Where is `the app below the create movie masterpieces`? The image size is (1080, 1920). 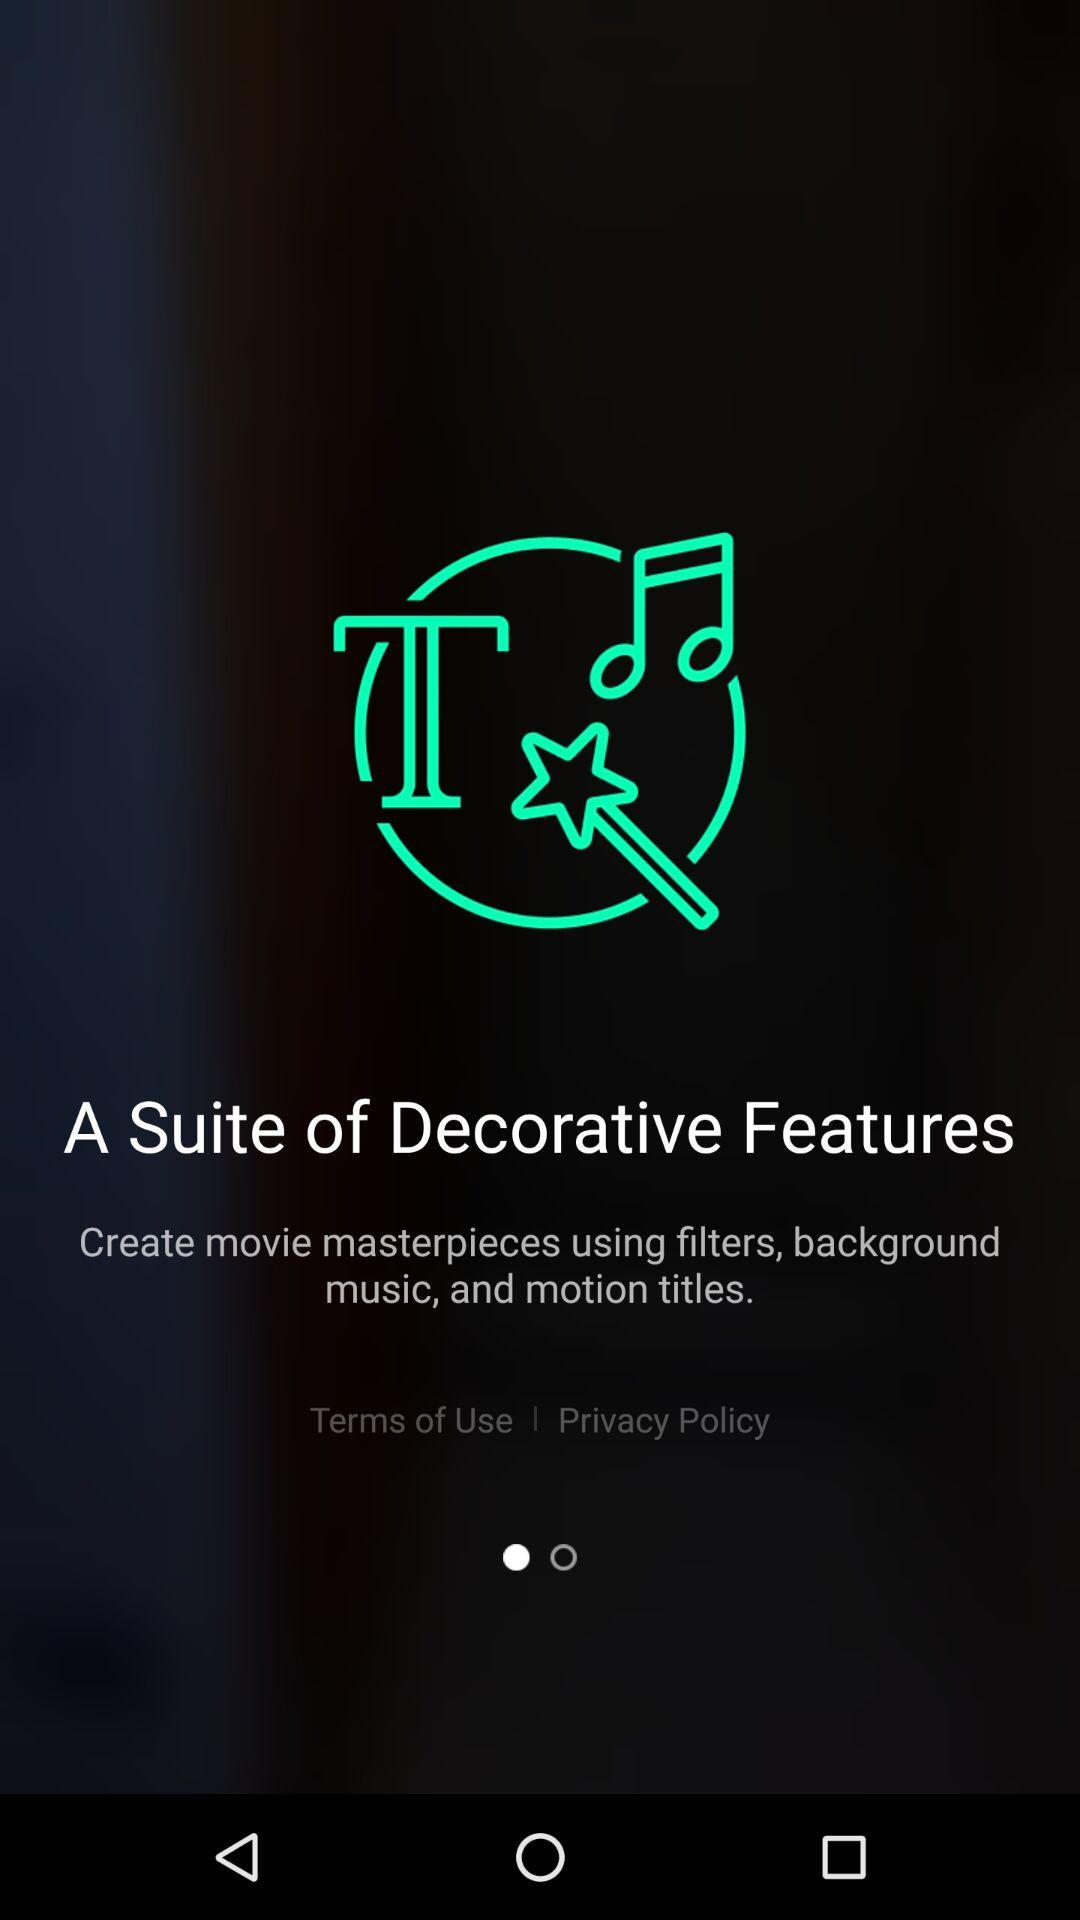
the app below the create movie masterpieces is located at coordinates (410, 1418).